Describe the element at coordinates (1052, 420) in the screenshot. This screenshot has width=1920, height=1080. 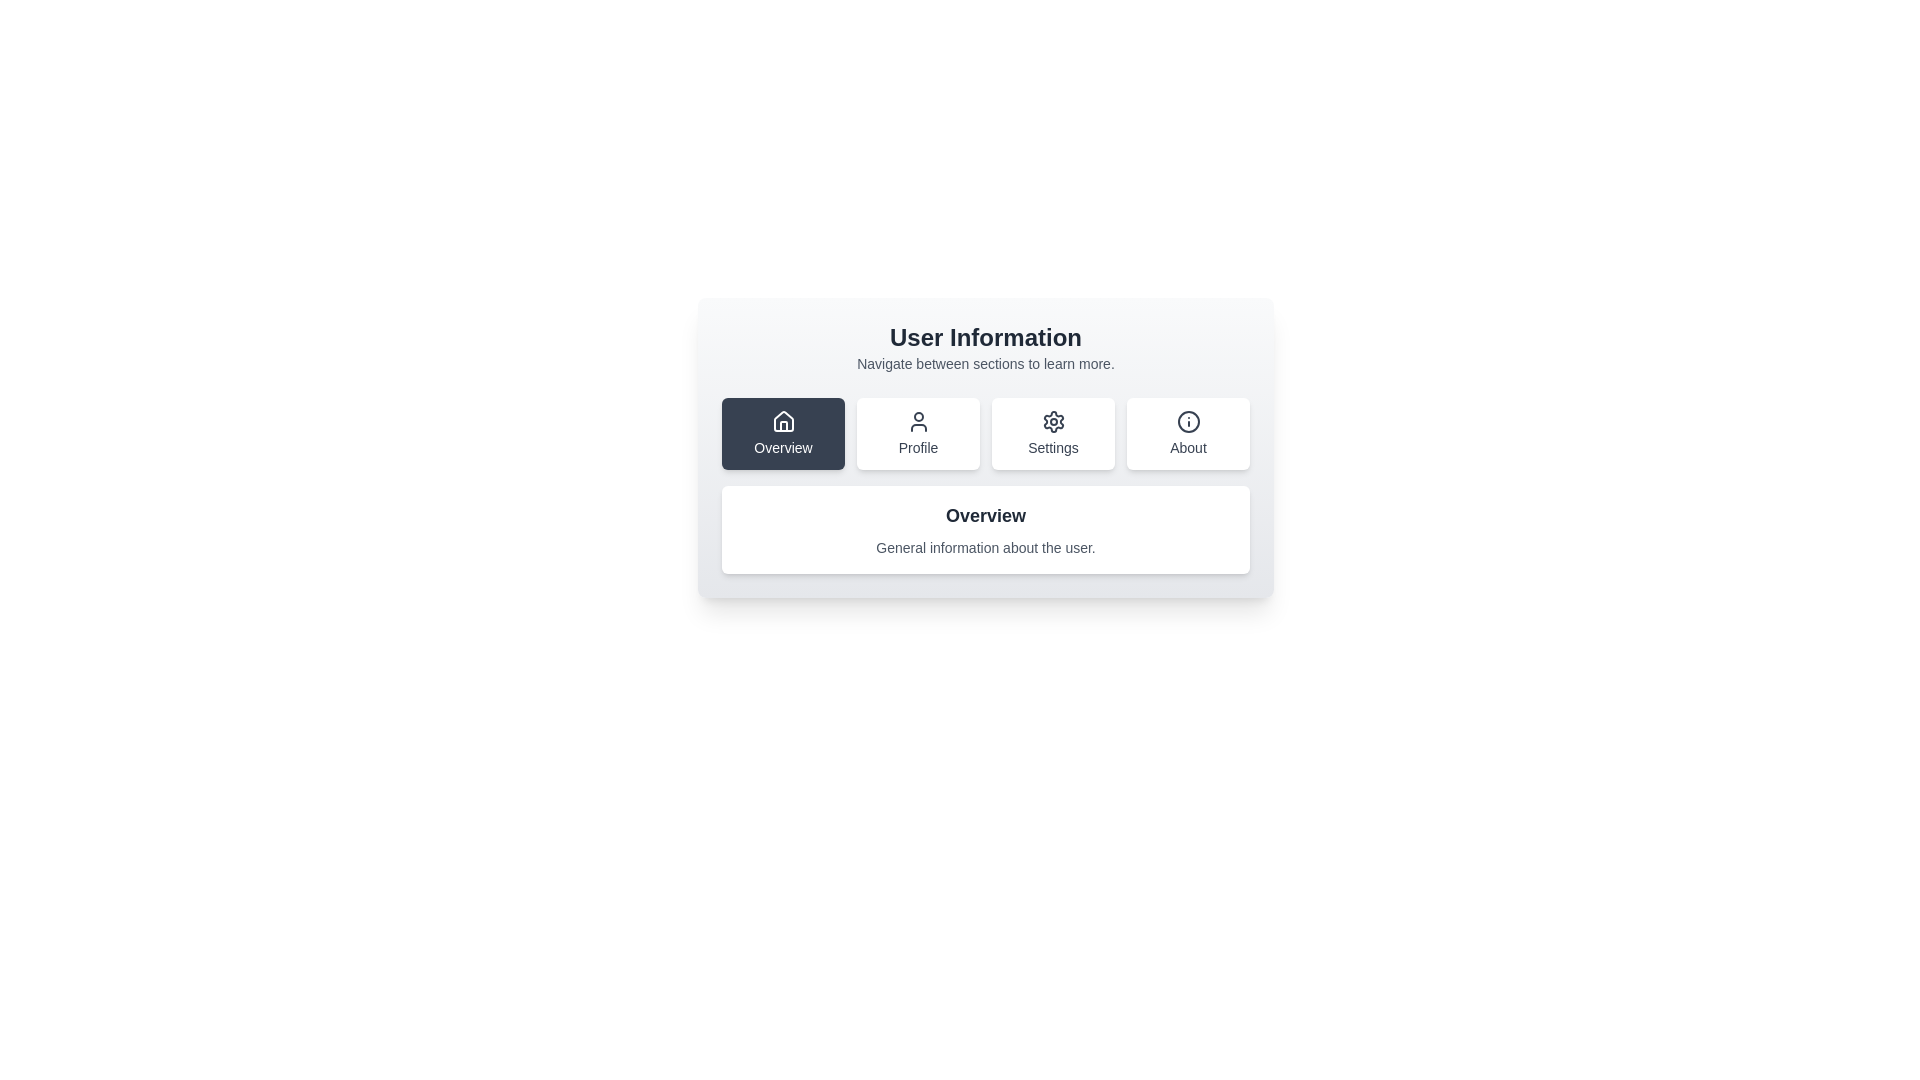
I see `the 'Settings' button, which is the third button in a horizontal row of buttons labeled 'Overview', 'Profile', and 'About'` at that location.